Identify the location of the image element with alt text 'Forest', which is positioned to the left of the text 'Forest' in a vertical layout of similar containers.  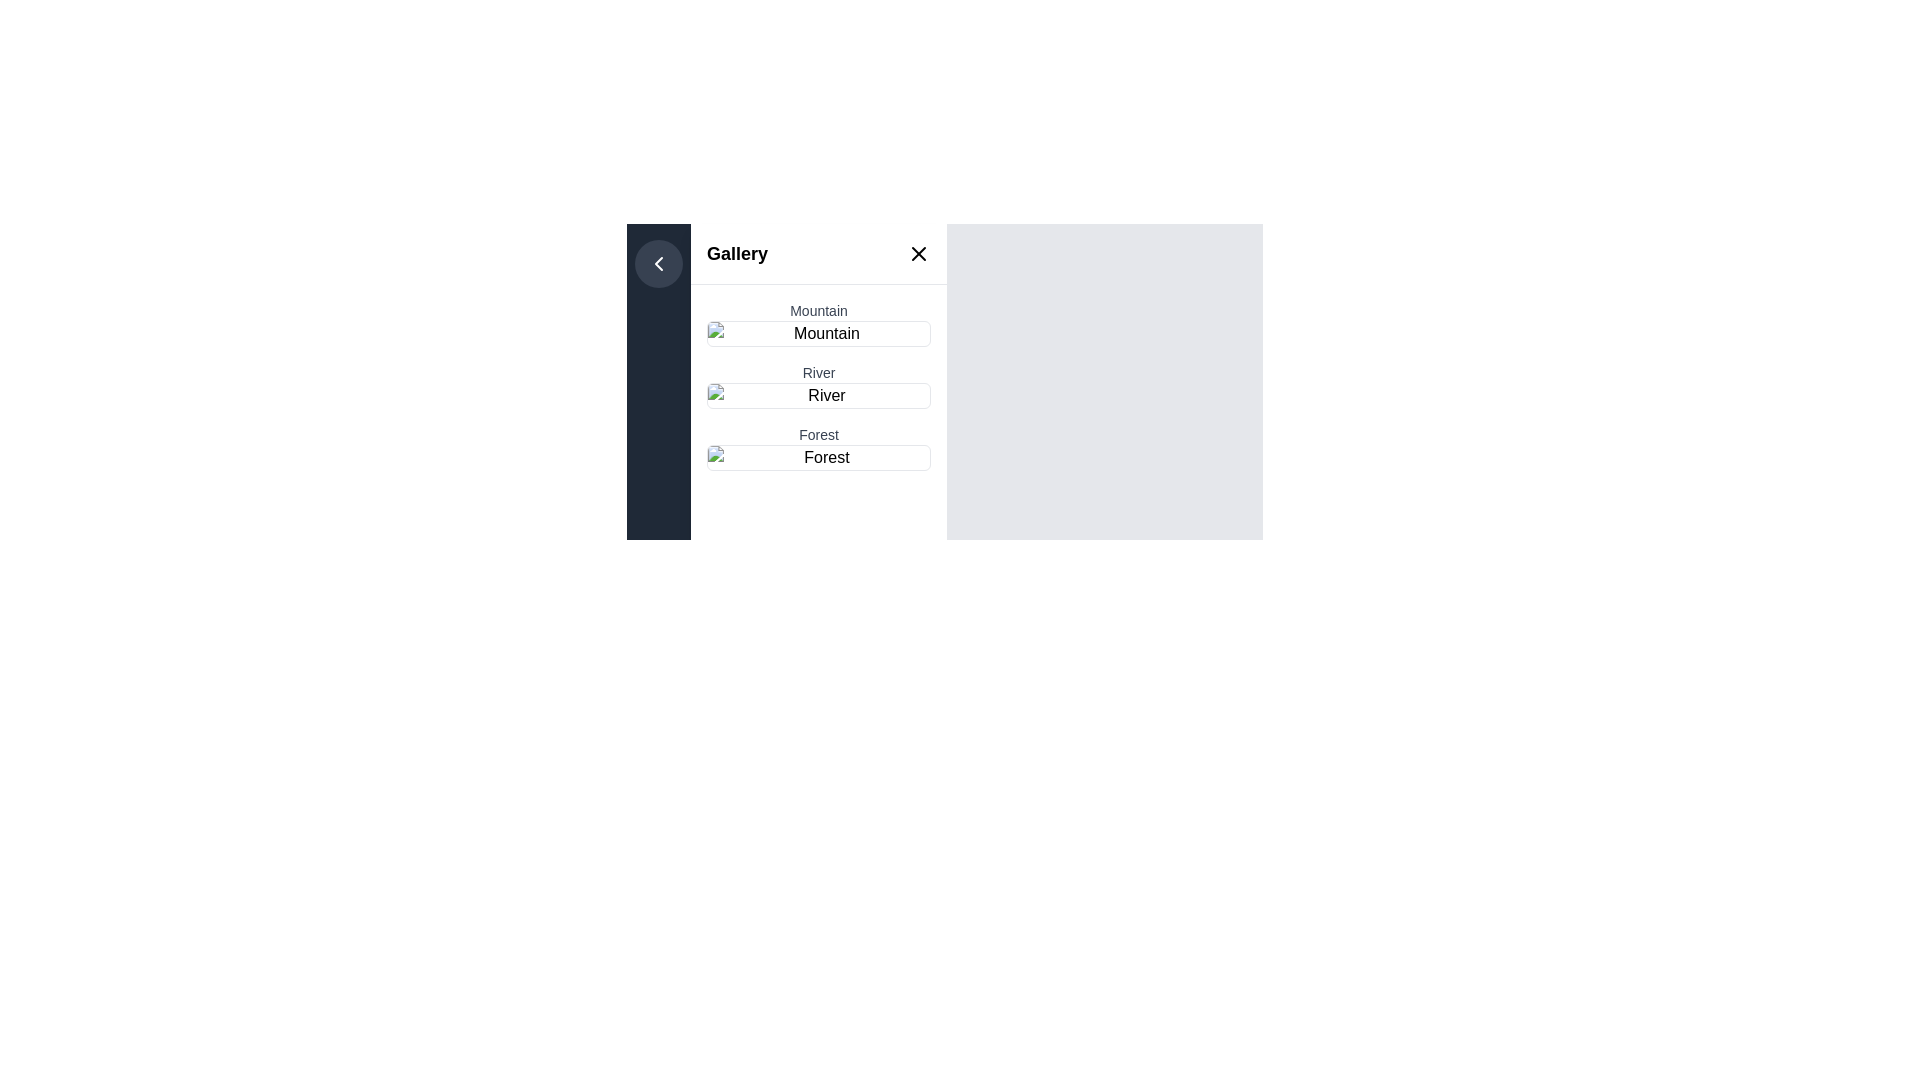
(819, 458).